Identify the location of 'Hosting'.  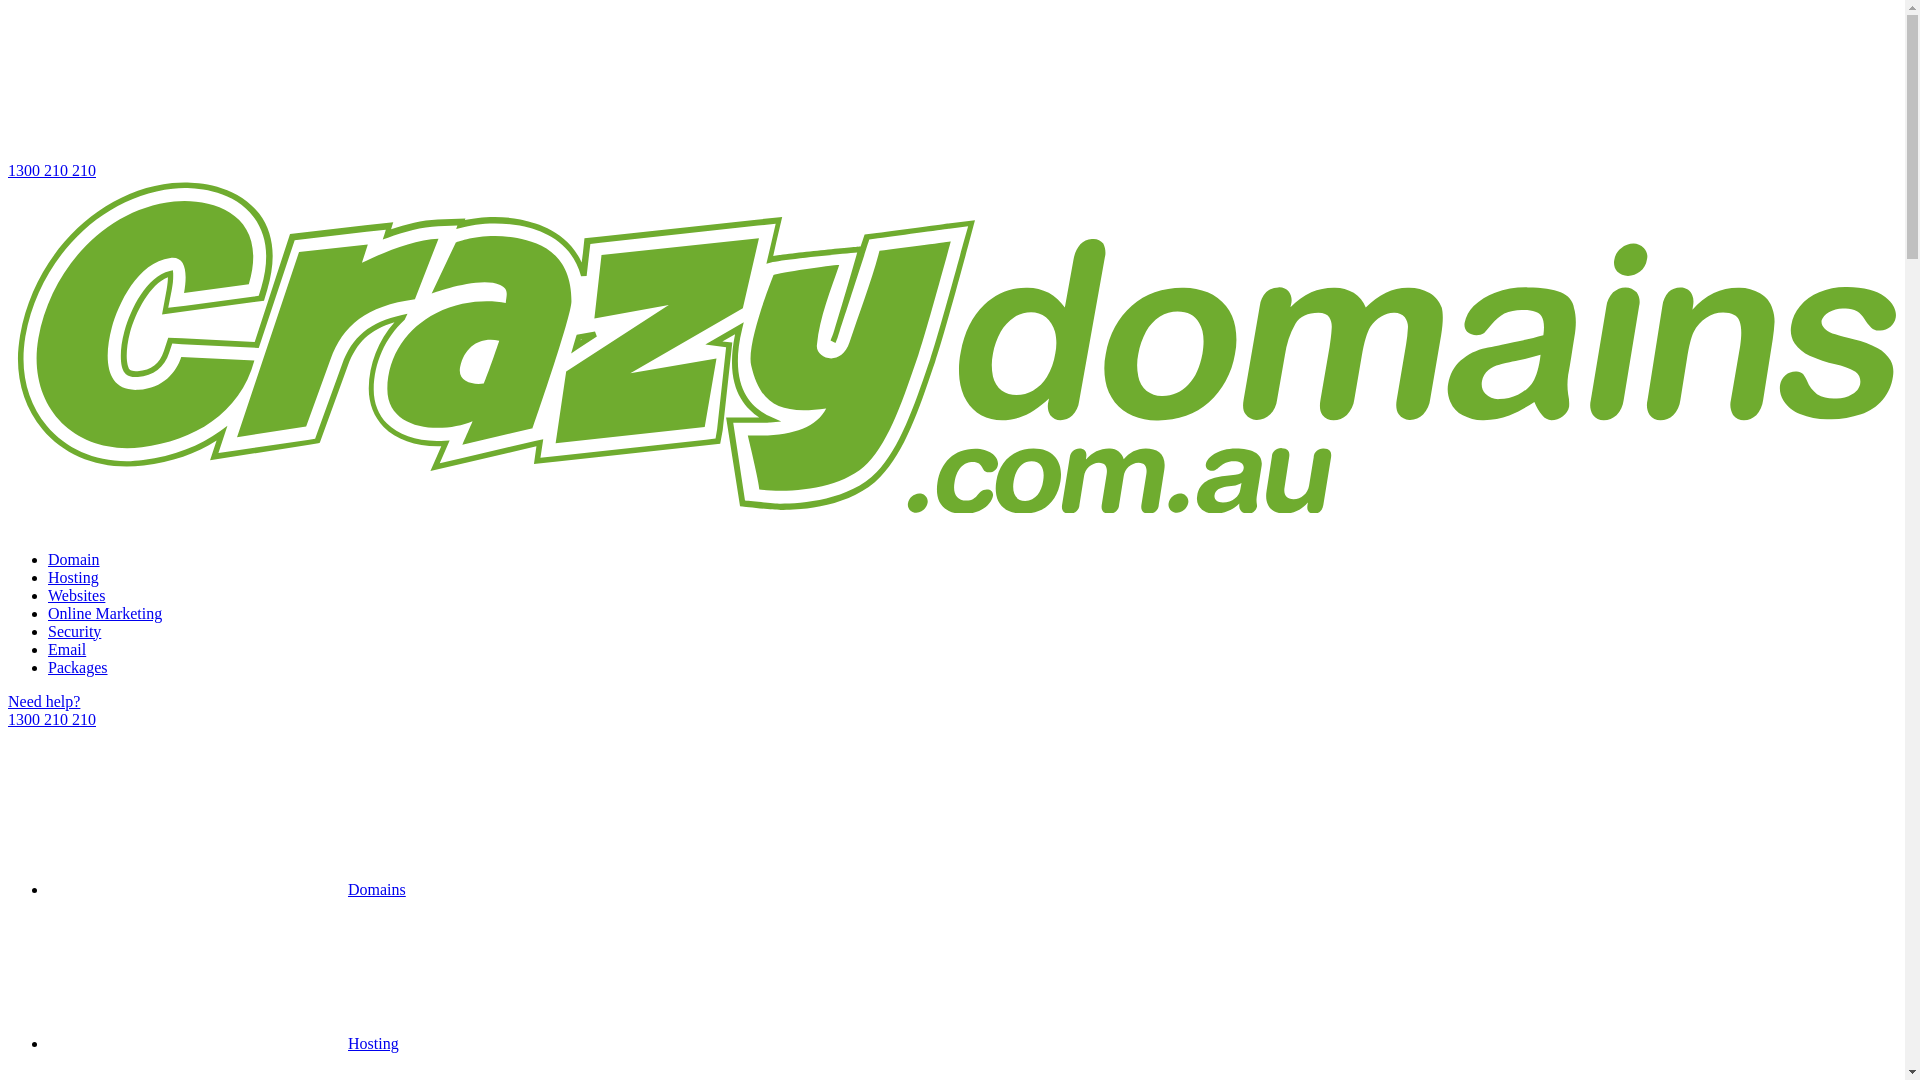
(223, 1042).